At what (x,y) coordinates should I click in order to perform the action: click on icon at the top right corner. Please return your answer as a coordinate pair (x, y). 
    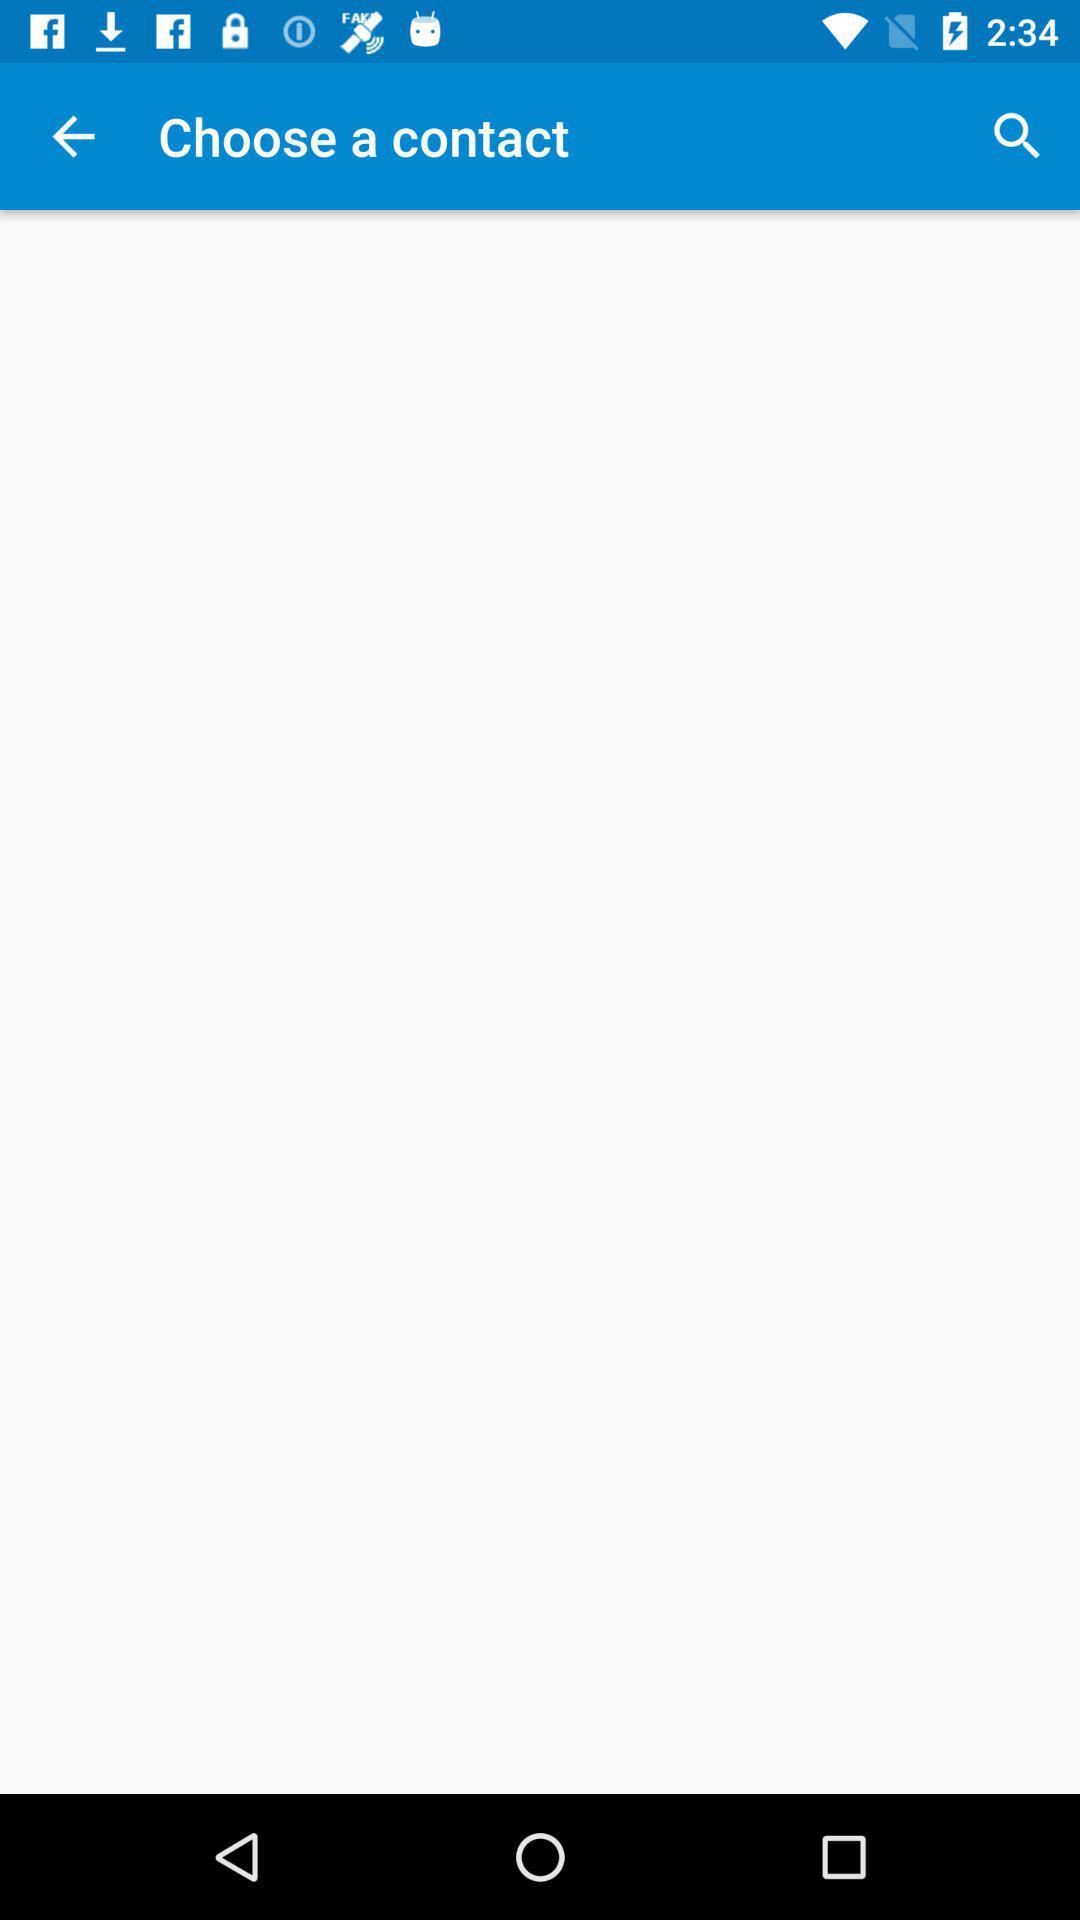
    Looking at the image, I should click on (1017, 135).